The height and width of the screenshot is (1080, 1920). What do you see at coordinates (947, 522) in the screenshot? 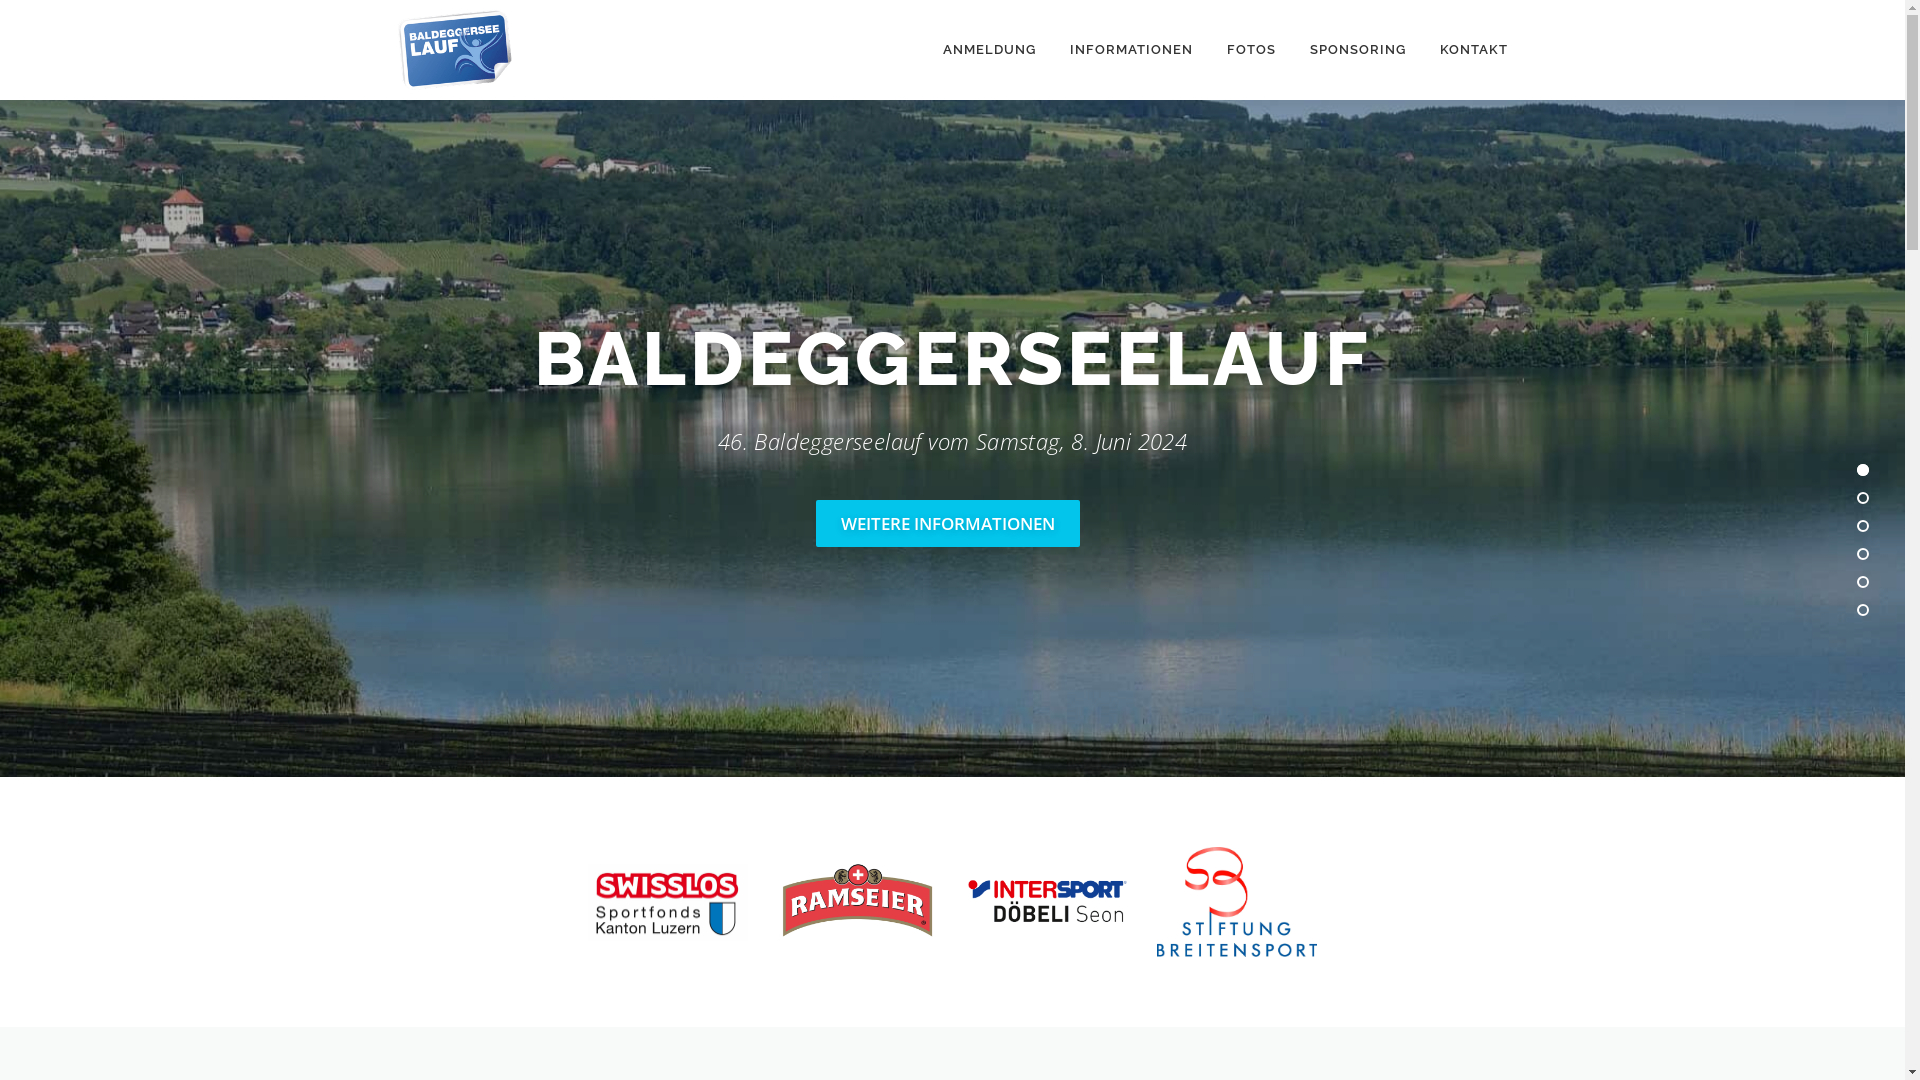
I see `'WEITERE INFORMATIONEN'` at bounding box center [947, 522].